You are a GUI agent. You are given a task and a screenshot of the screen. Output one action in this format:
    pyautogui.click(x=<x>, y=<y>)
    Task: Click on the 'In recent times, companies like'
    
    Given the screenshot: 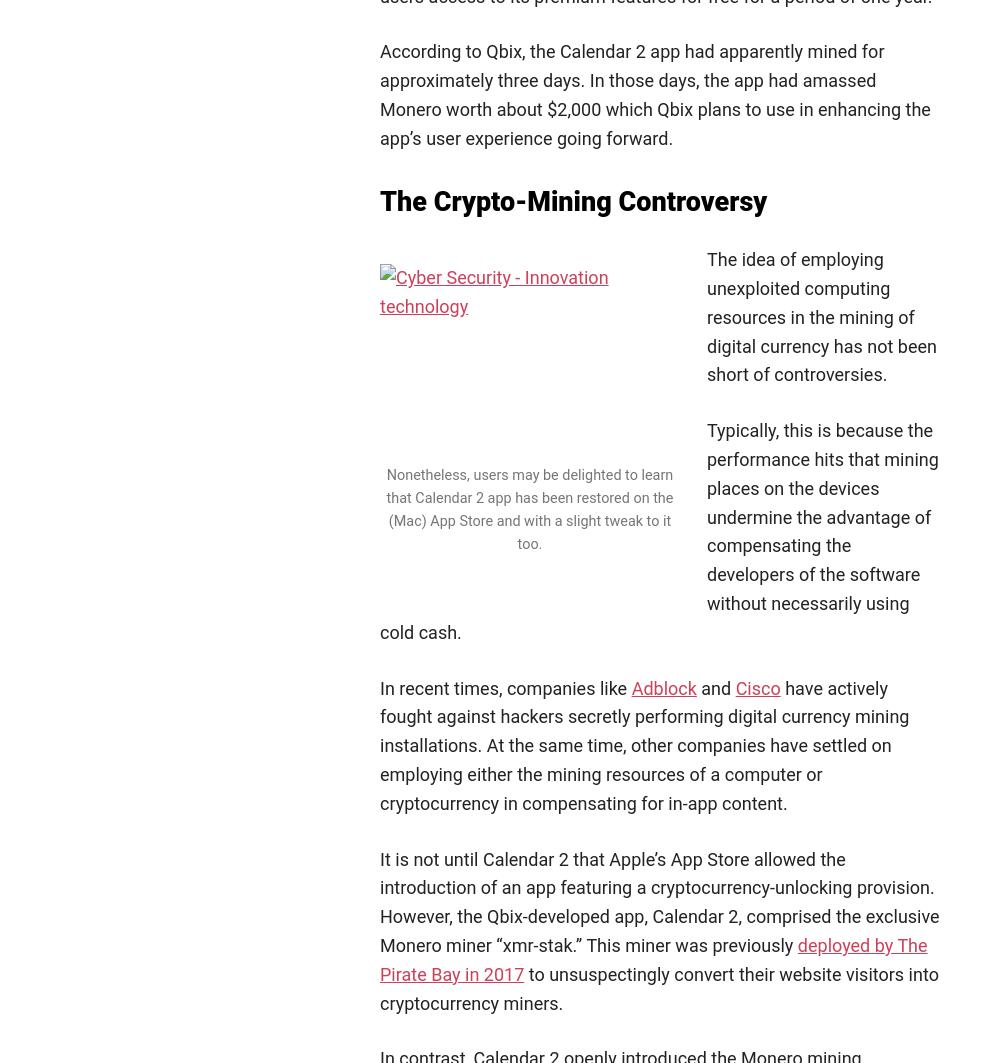 What is the action you would take?
    pyautogui.click(x=505, y=686)
    